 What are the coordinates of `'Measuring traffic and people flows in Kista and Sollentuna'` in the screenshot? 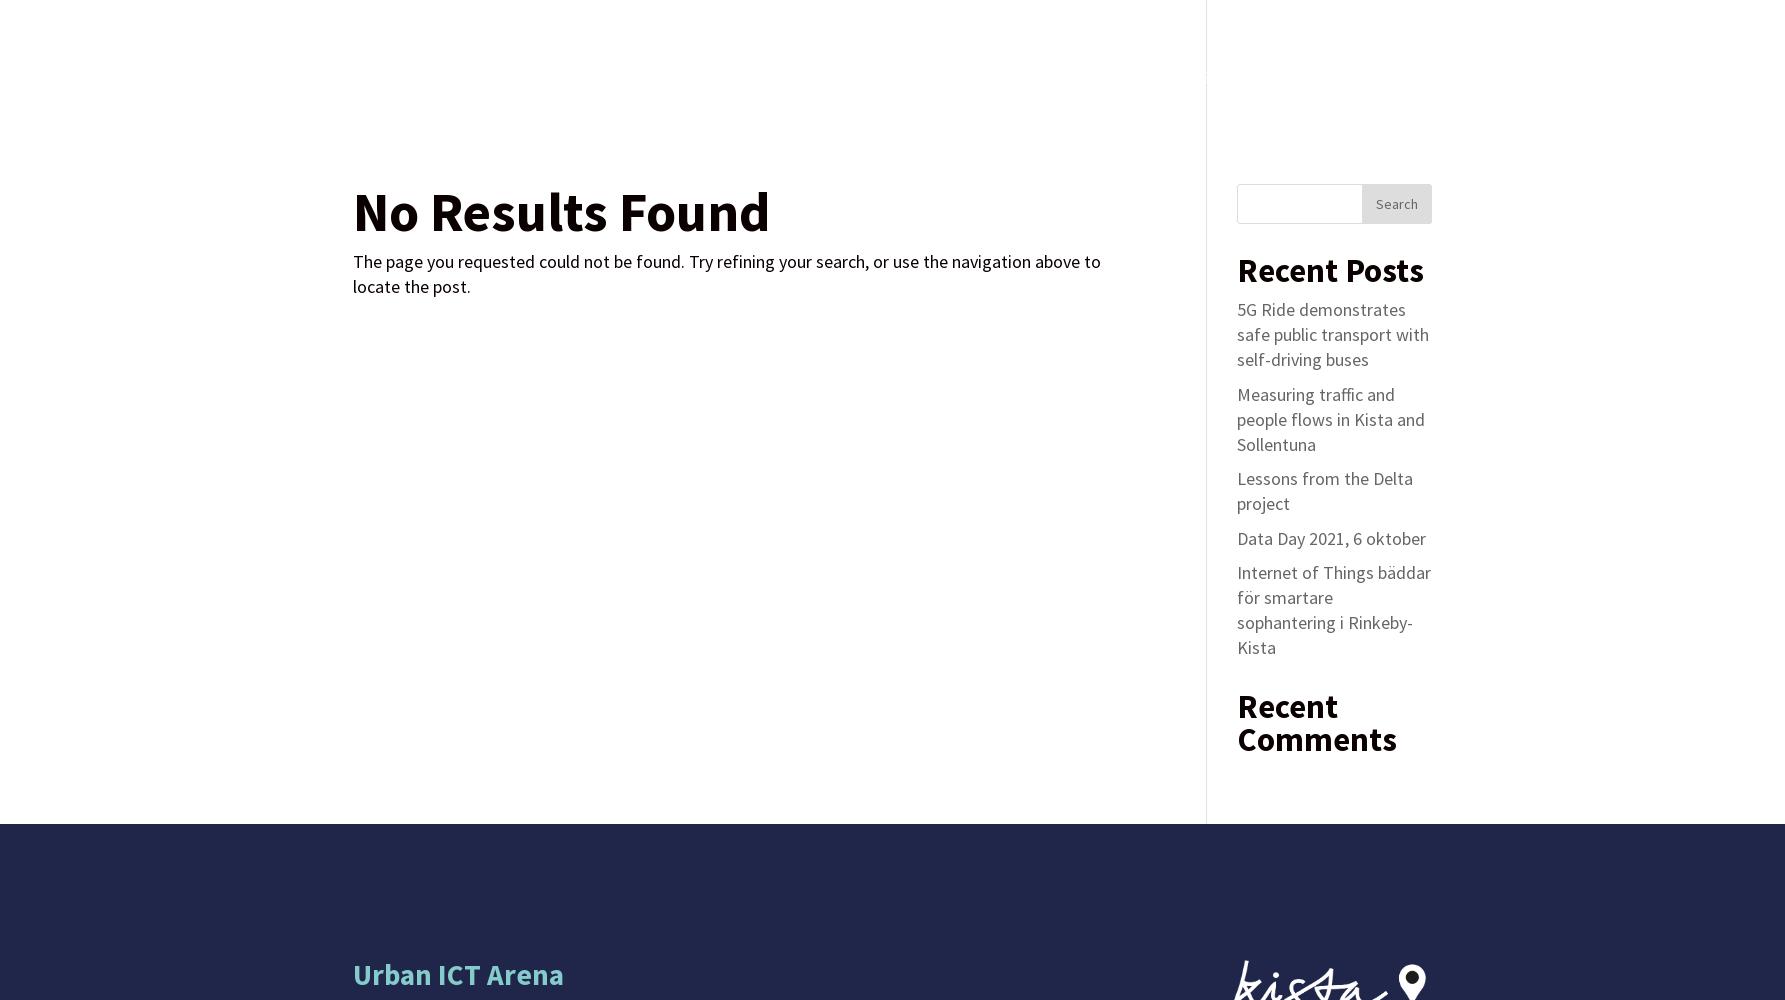 It's located at (1236, 418).